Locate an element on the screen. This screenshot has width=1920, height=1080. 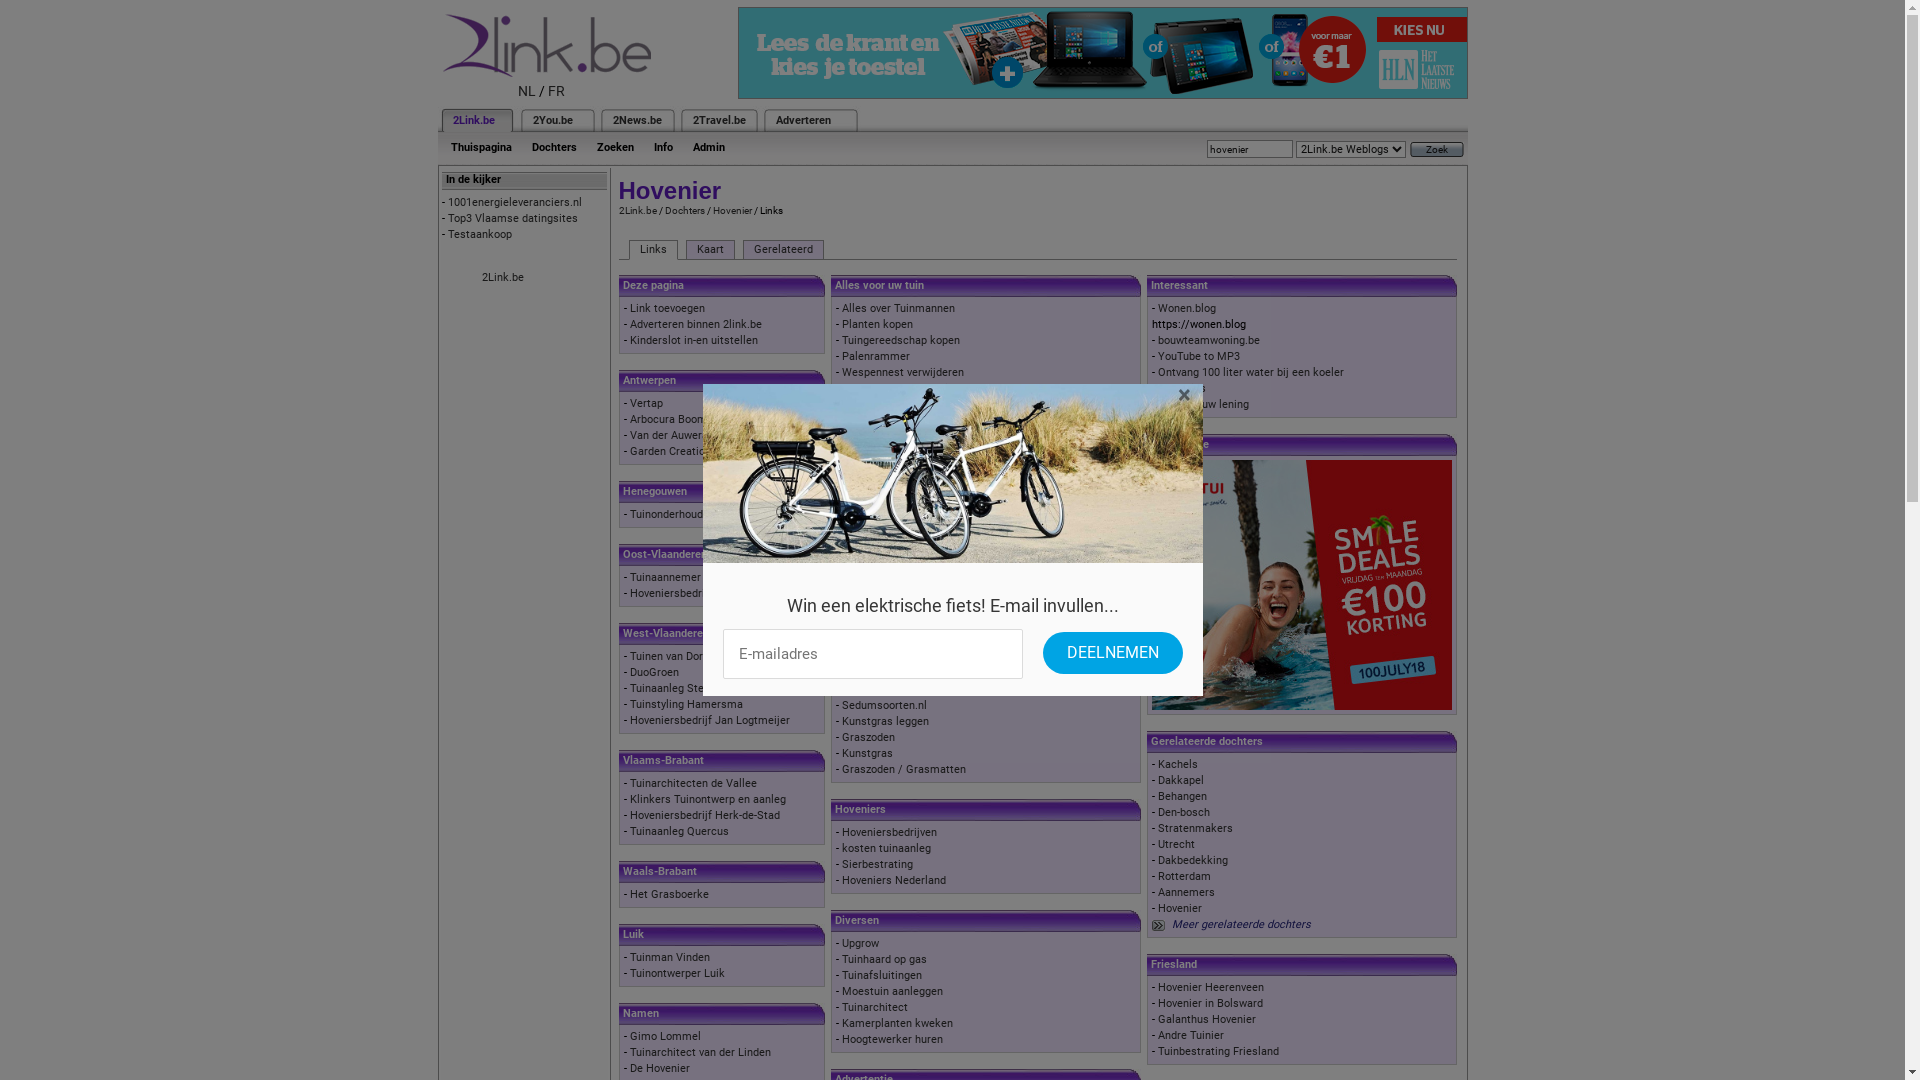
'Palenrammer' is located at coordinates (875, 355).